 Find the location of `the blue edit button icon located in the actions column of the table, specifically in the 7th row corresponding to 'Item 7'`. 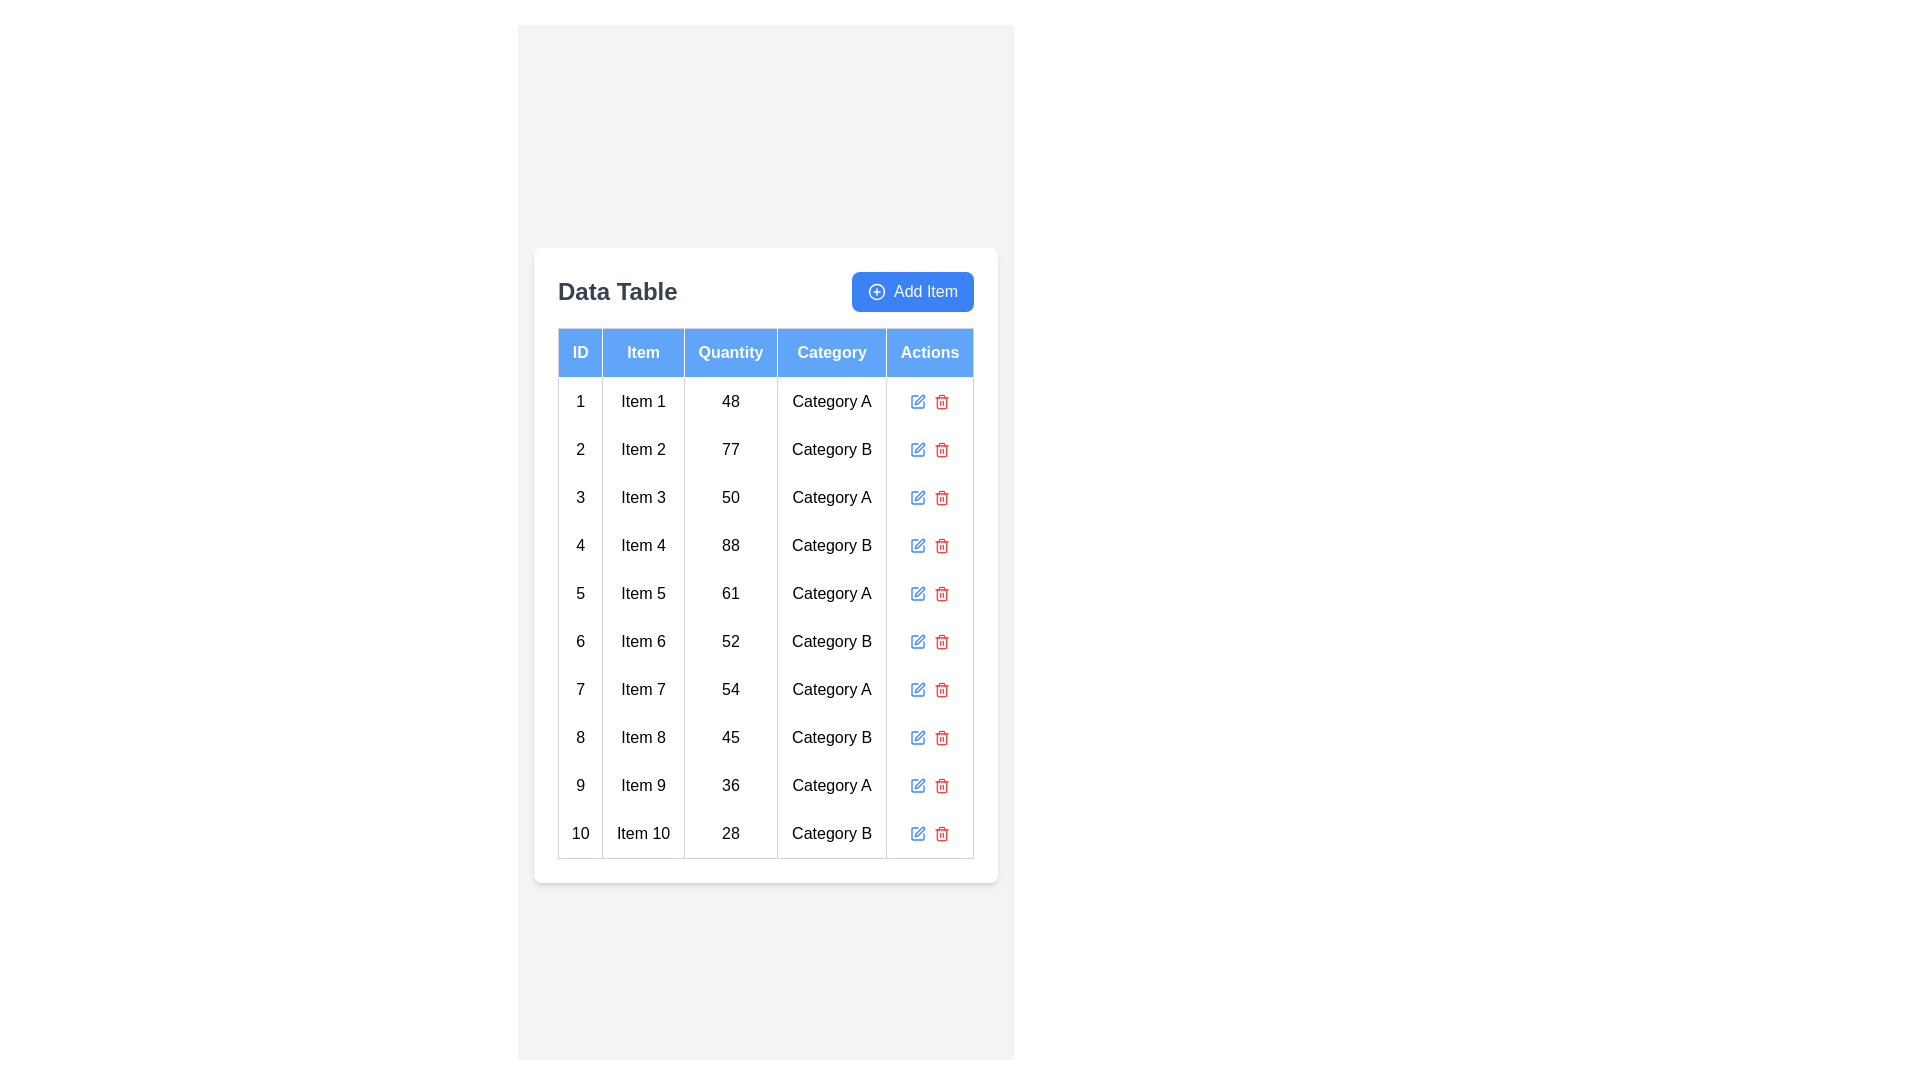

the blue edit button icon located in the actions column of the table, specifically in the 7th row corresponding to 'Item 7' is located at coordinates (917, 688).